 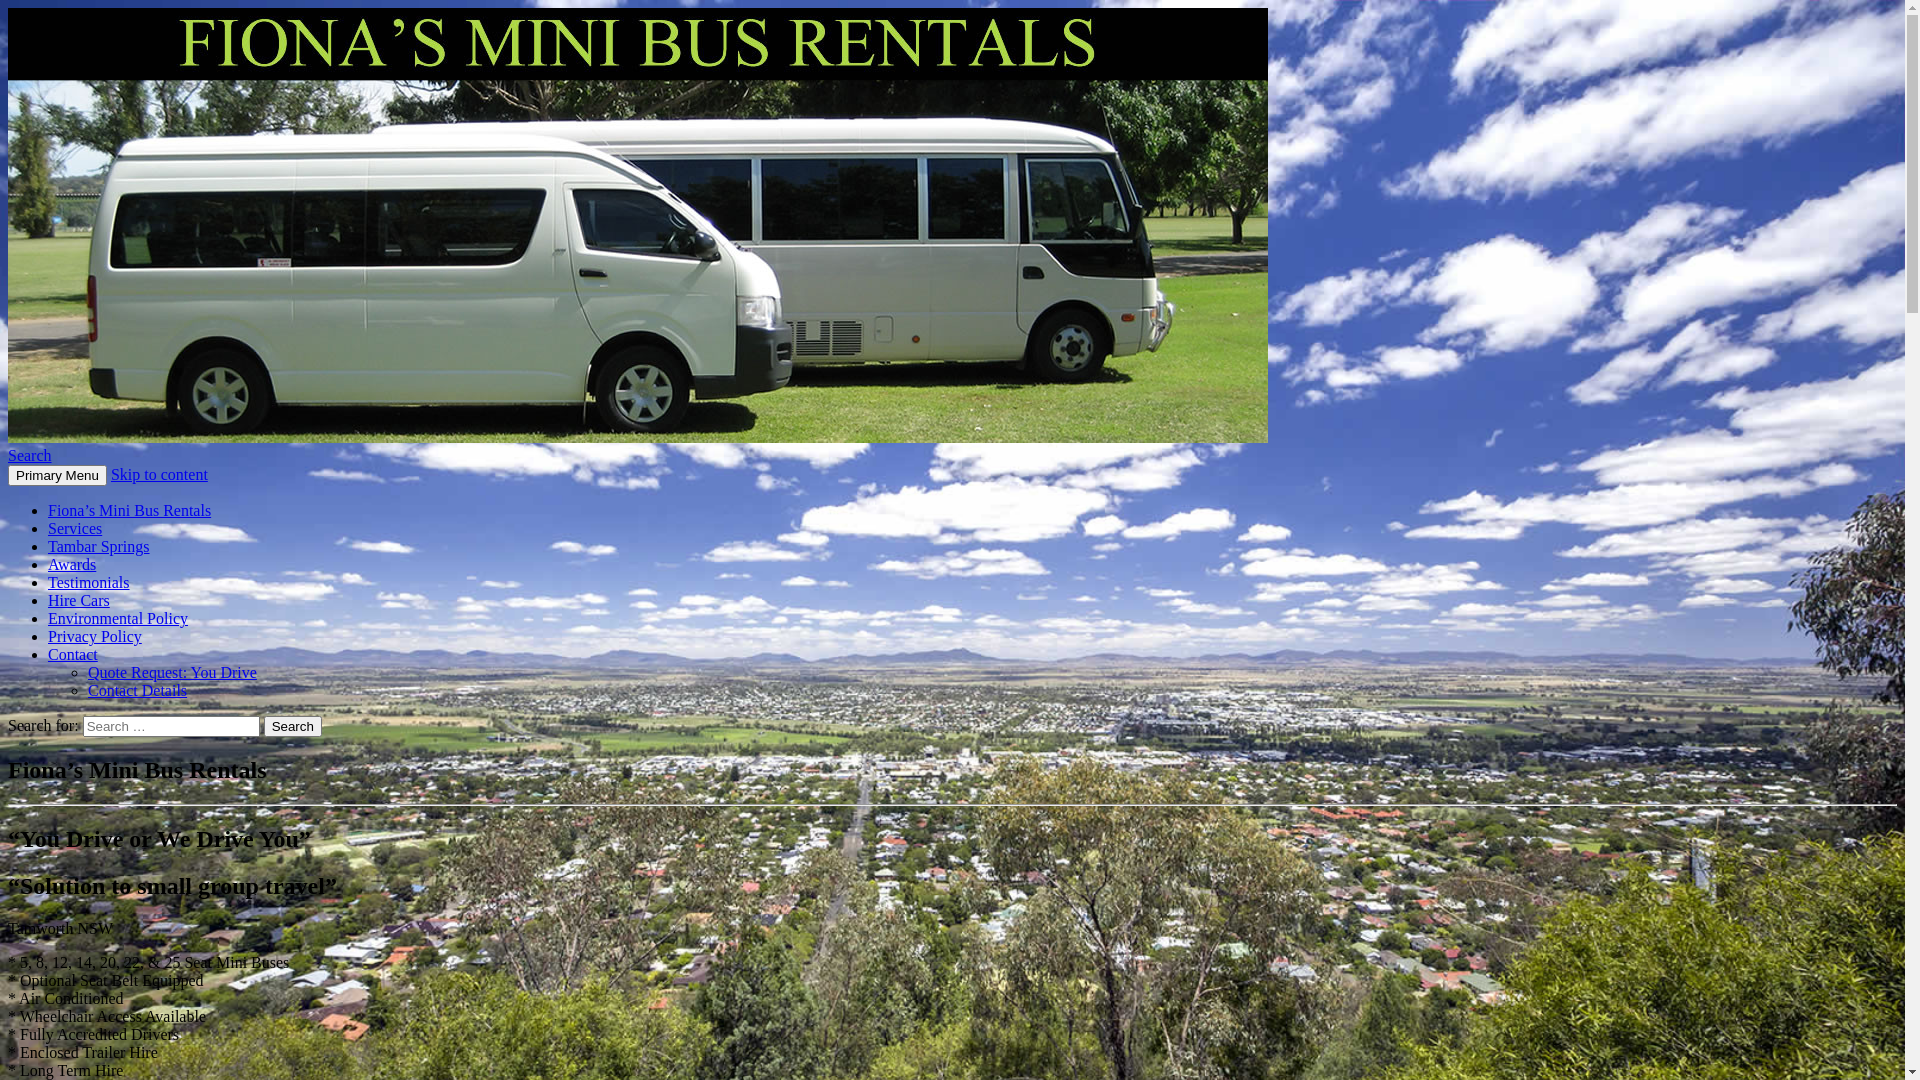 I want to click on 'Primary Menu', so click(x=57, y=475).